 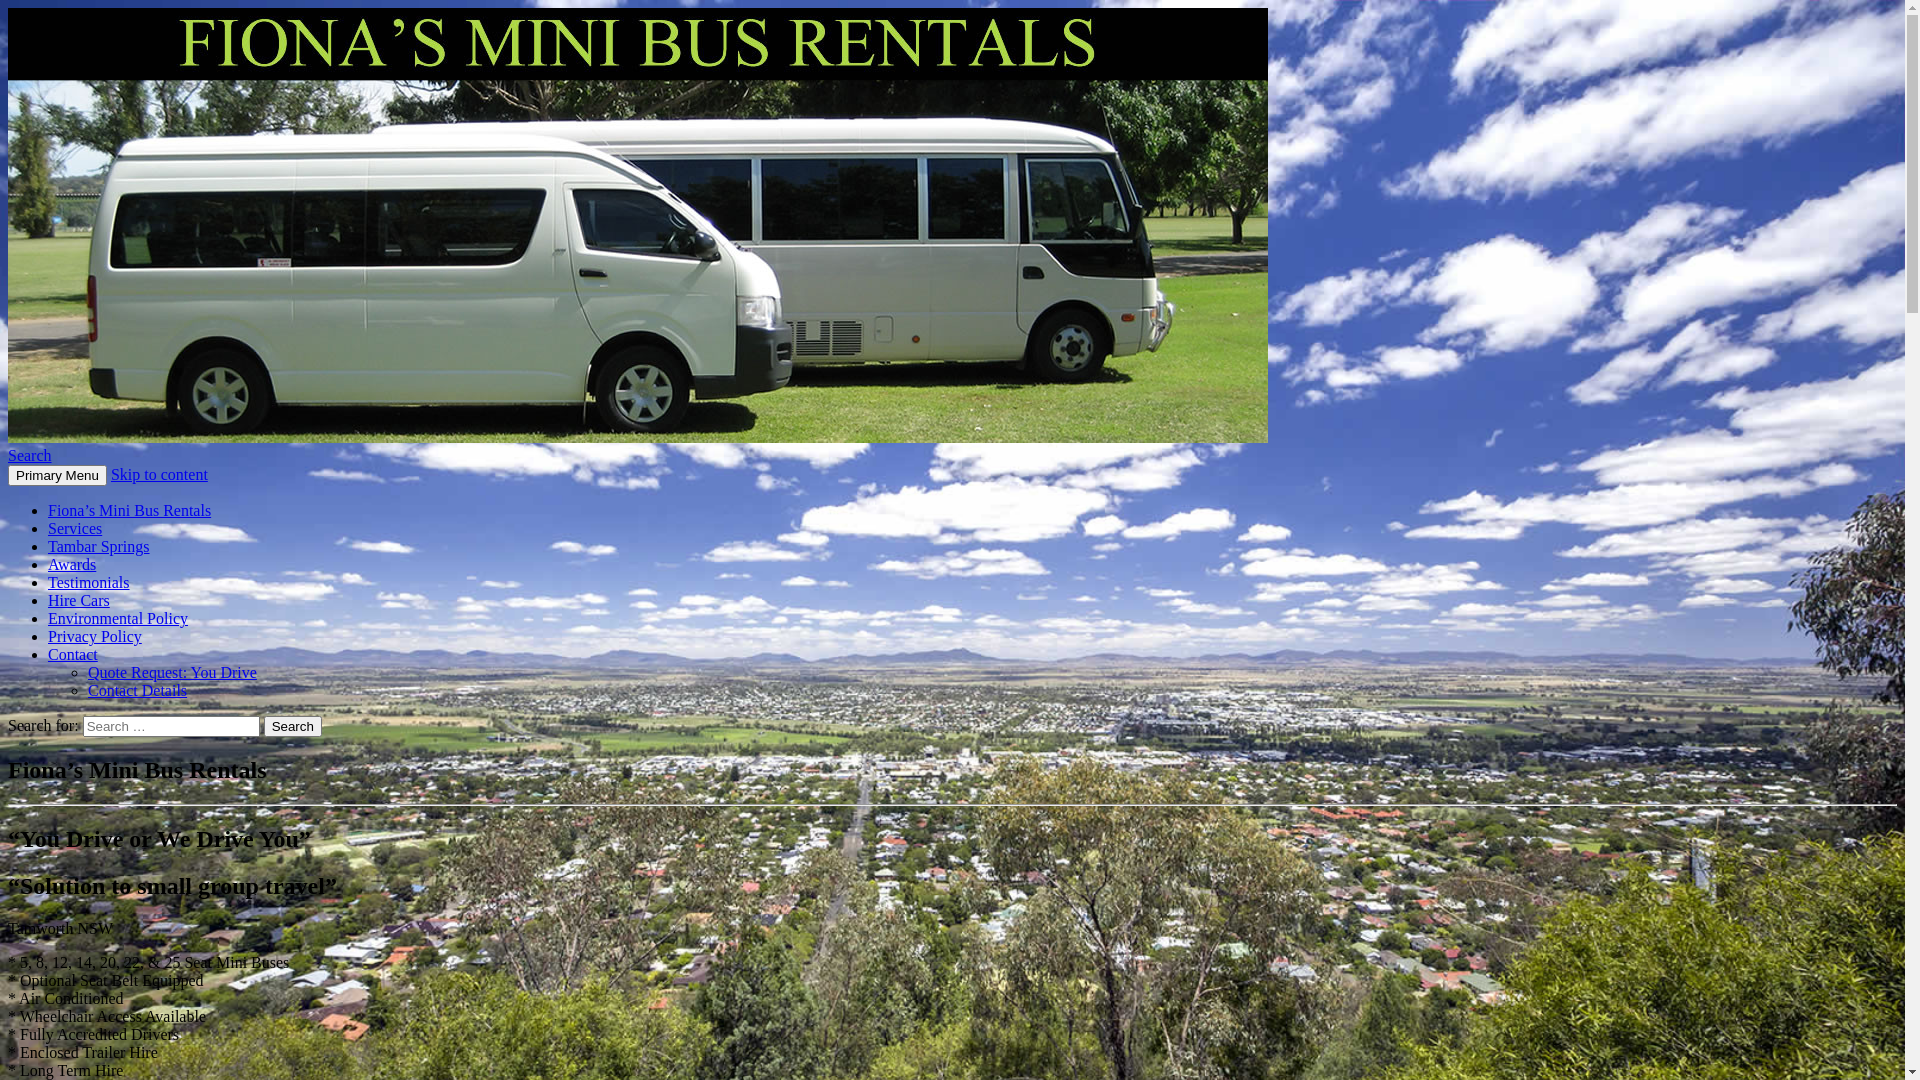 I want to click on 'Primary Menu', so click(x=57, y=475).